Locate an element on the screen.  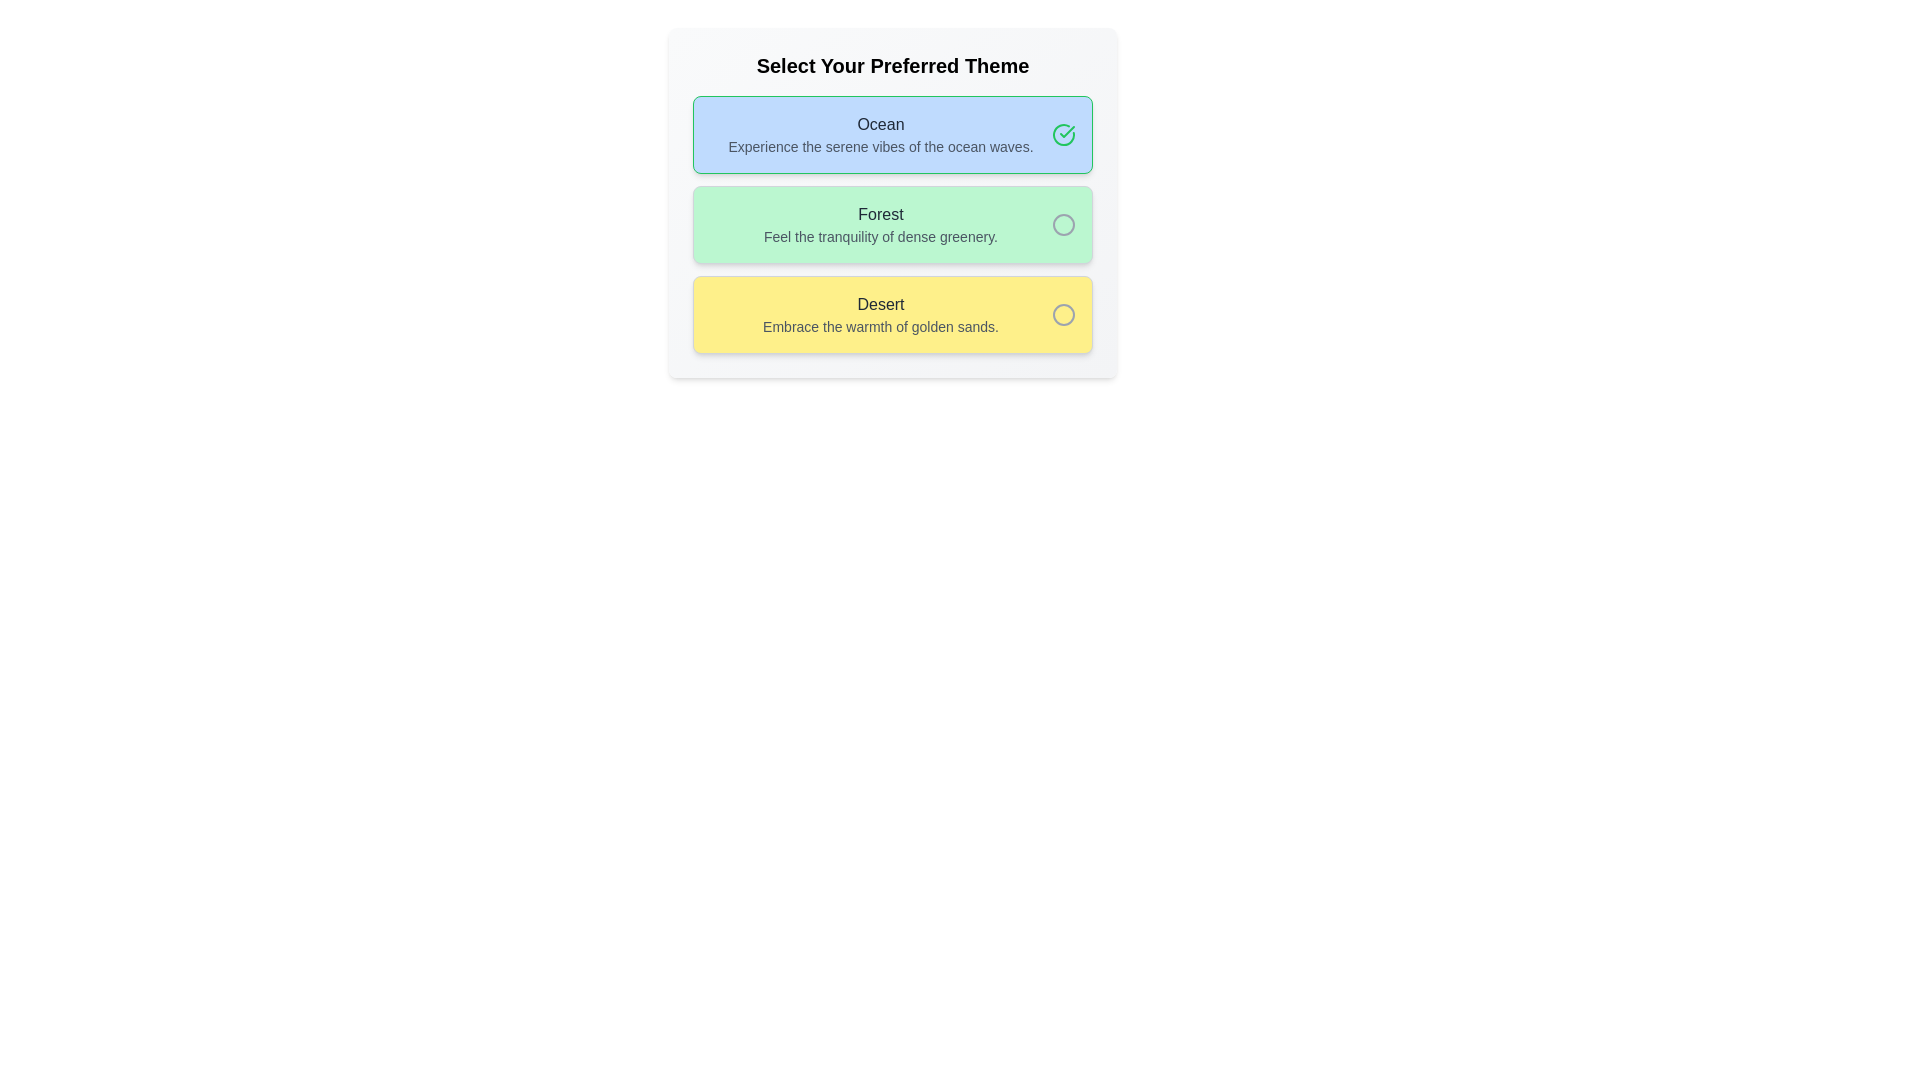
the text label displaying 'Desert' which is styled in medium-weight dark gray and located at the top of a yellow selection card is located at coordinates (880, 304).